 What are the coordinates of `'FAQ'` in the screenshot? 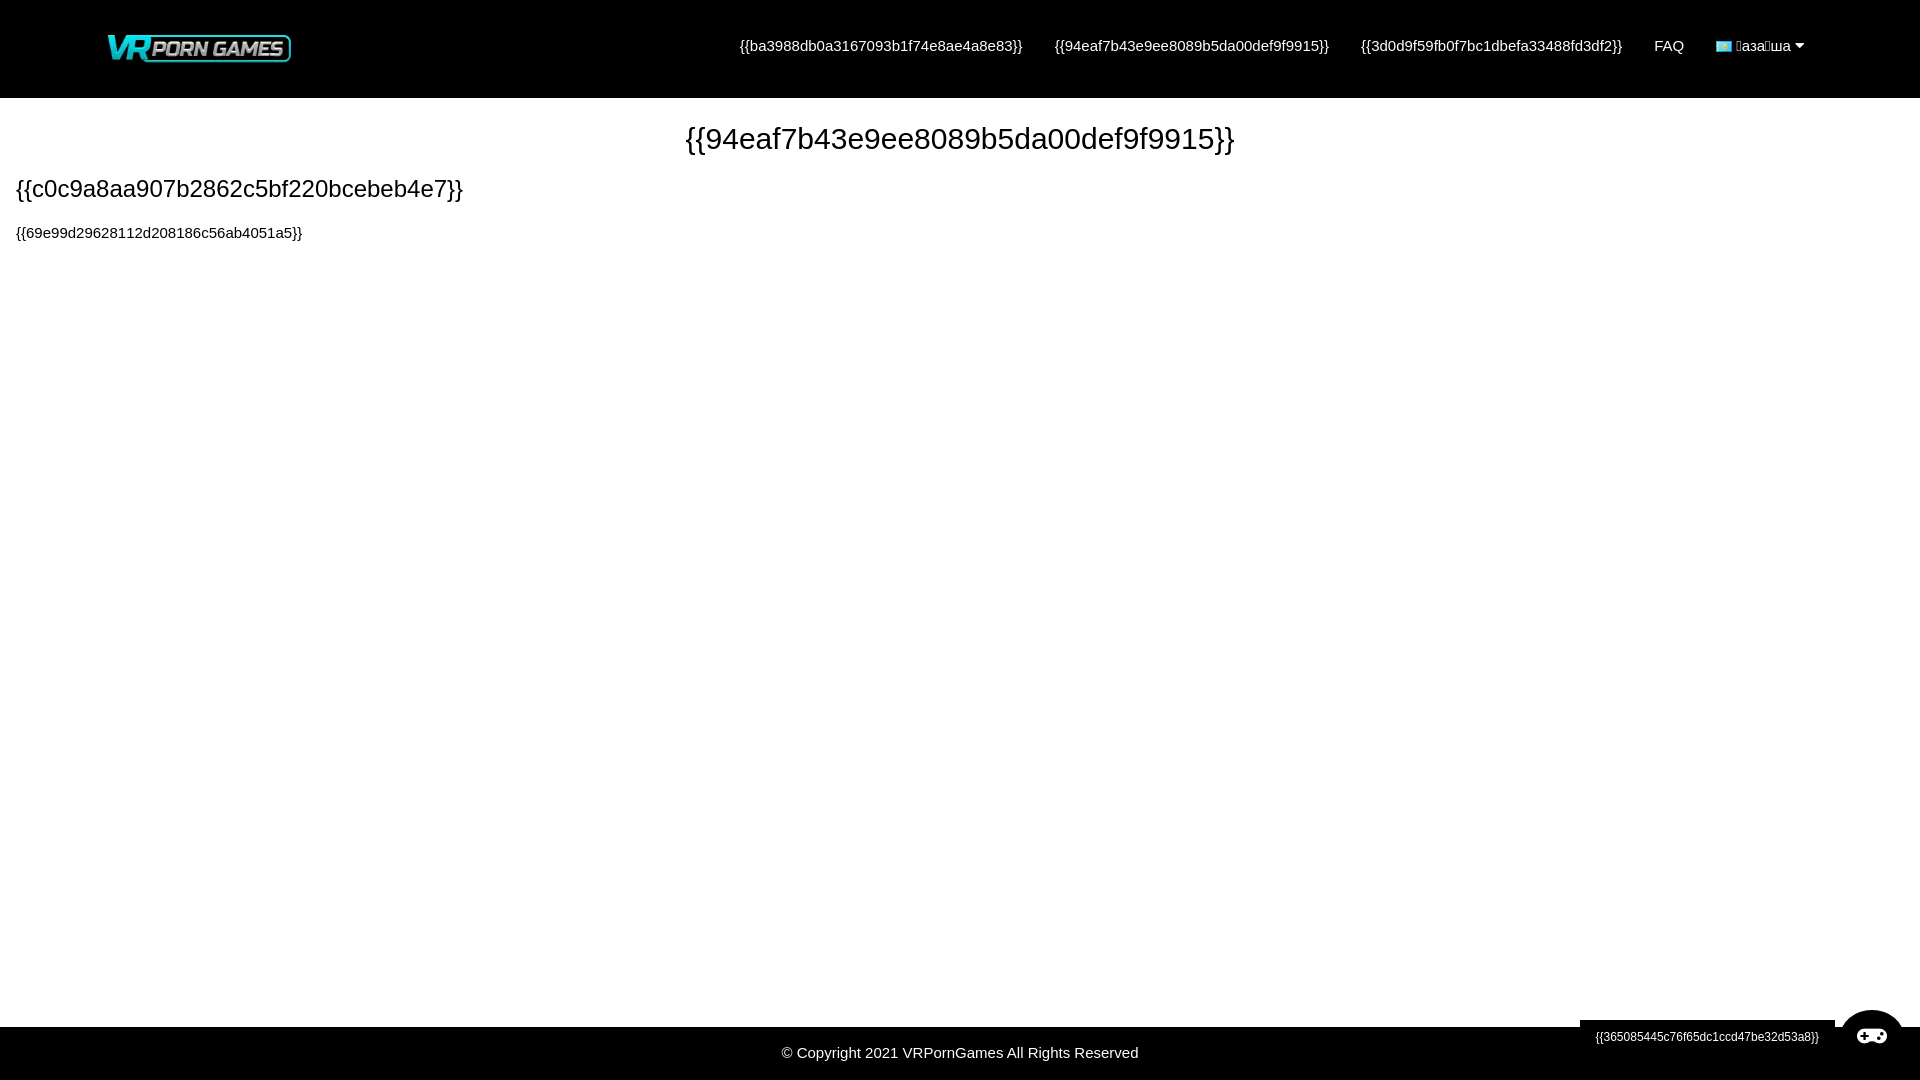 It's located at (1669, 45).